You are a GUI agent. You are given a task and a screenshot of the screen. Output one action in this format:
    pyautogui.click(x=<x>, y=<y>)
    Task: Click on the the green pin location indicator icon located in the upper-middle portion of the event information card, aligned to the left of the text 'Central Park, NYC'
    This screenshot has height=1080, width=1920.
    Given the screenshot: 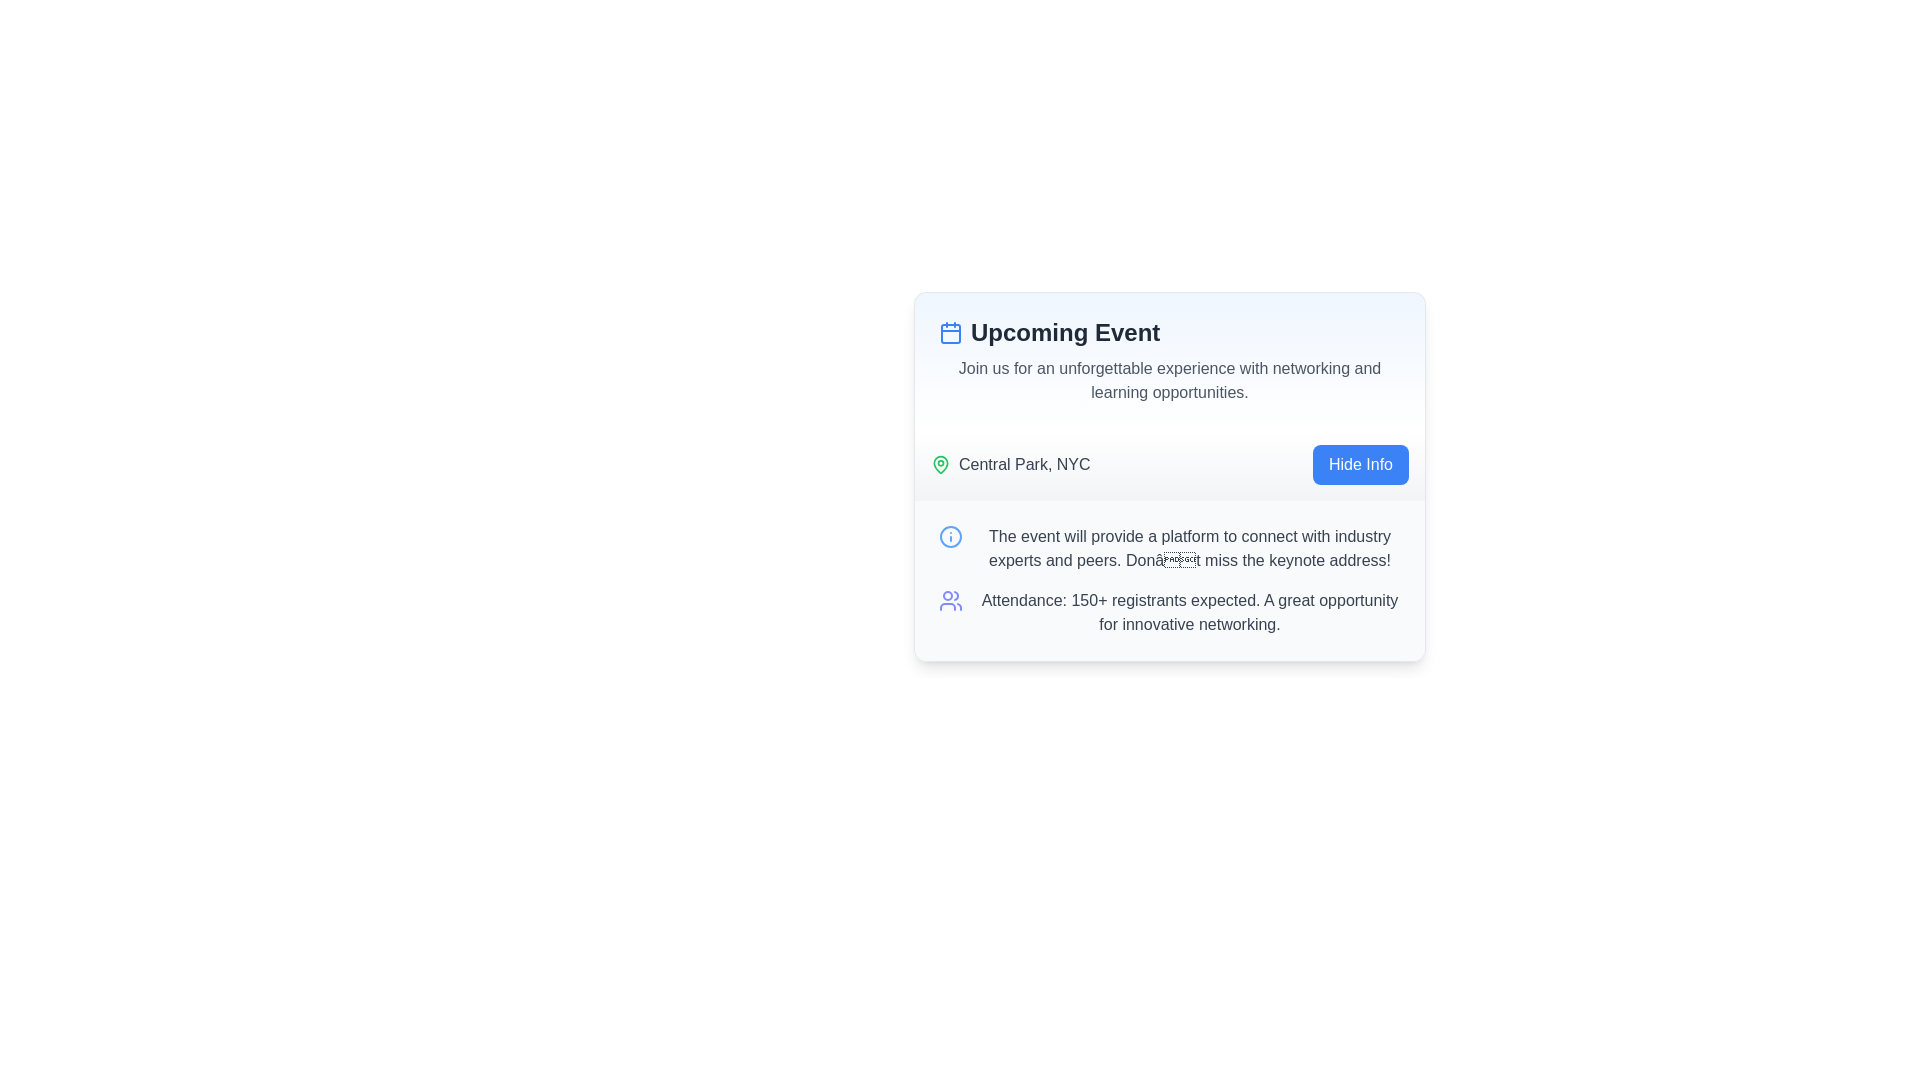 What is the action you would take?
    pyautogui.click(x=939, y=463)
    